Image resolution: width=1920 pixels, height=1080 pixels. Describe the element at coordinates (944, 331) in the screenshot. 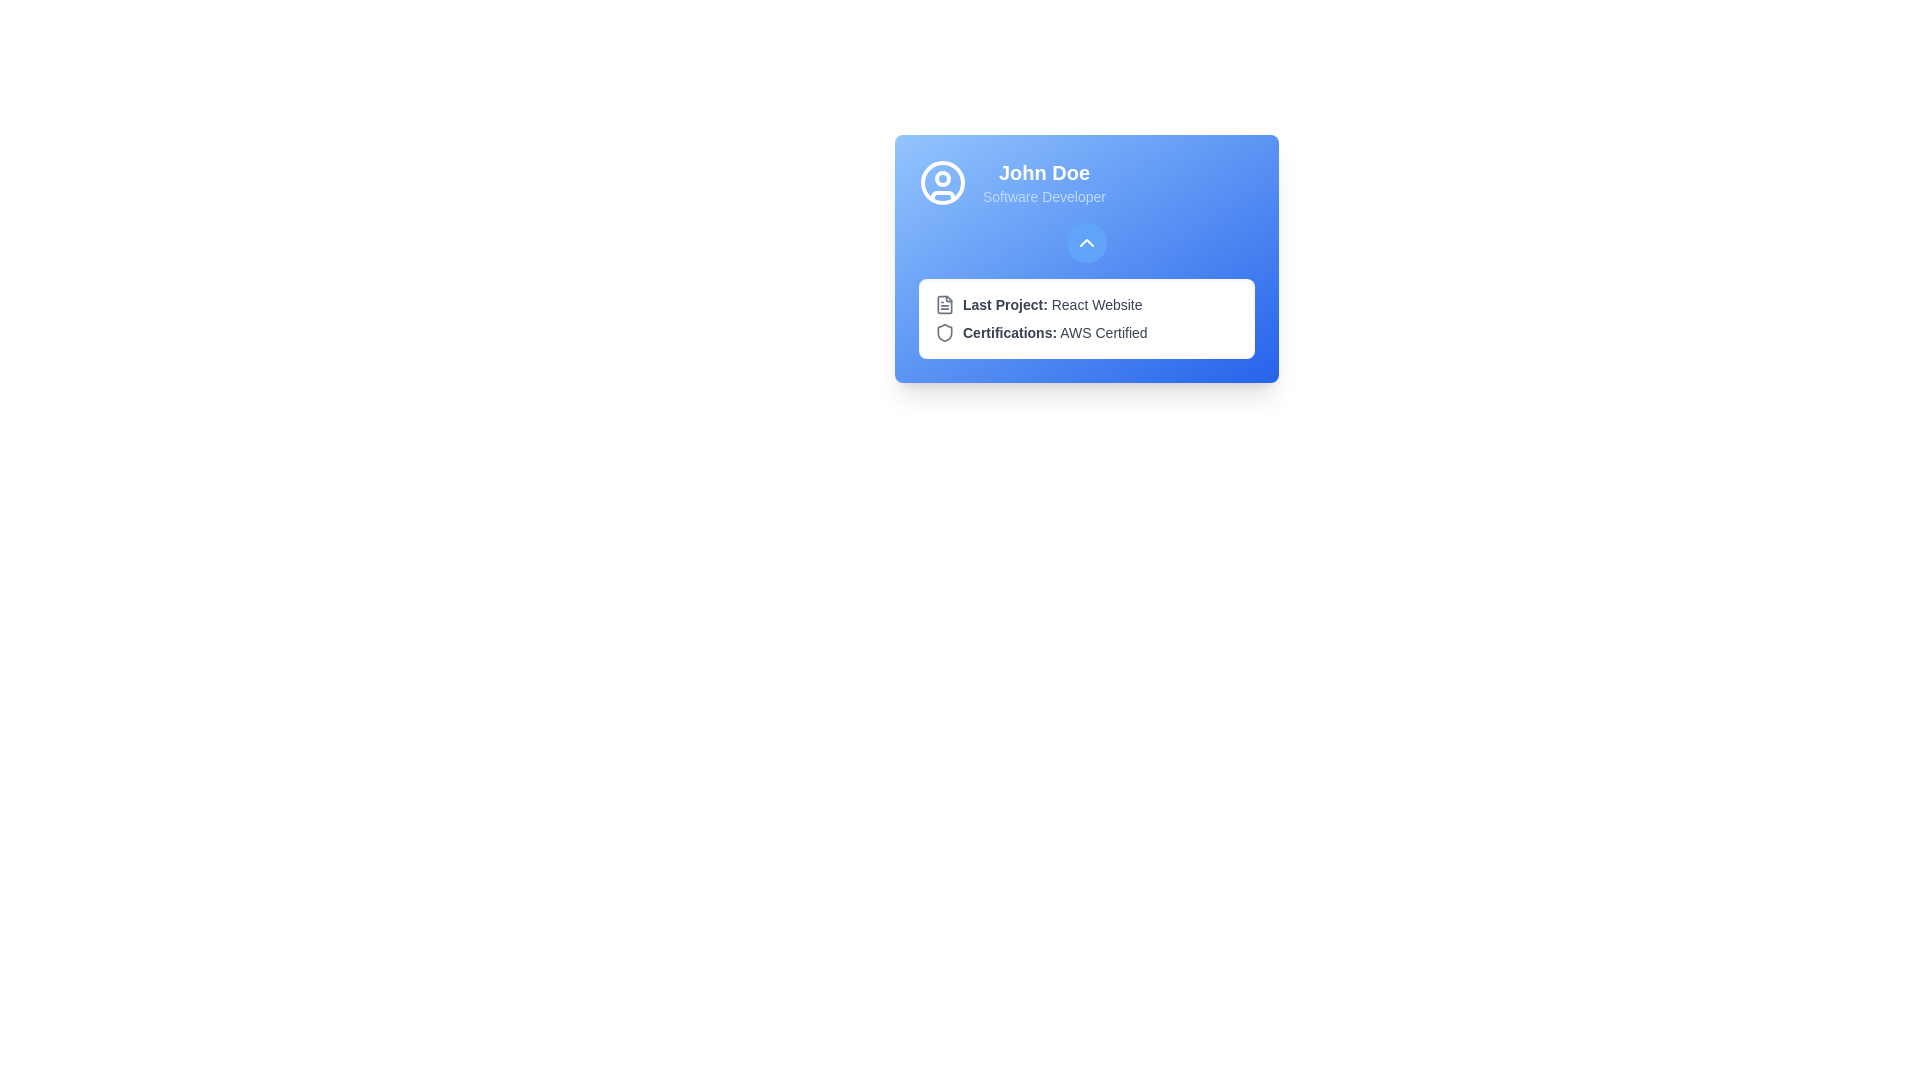

I see `the shield-shaped icon located to the left of the 'Certifications: AWS Certified' label` at that location.